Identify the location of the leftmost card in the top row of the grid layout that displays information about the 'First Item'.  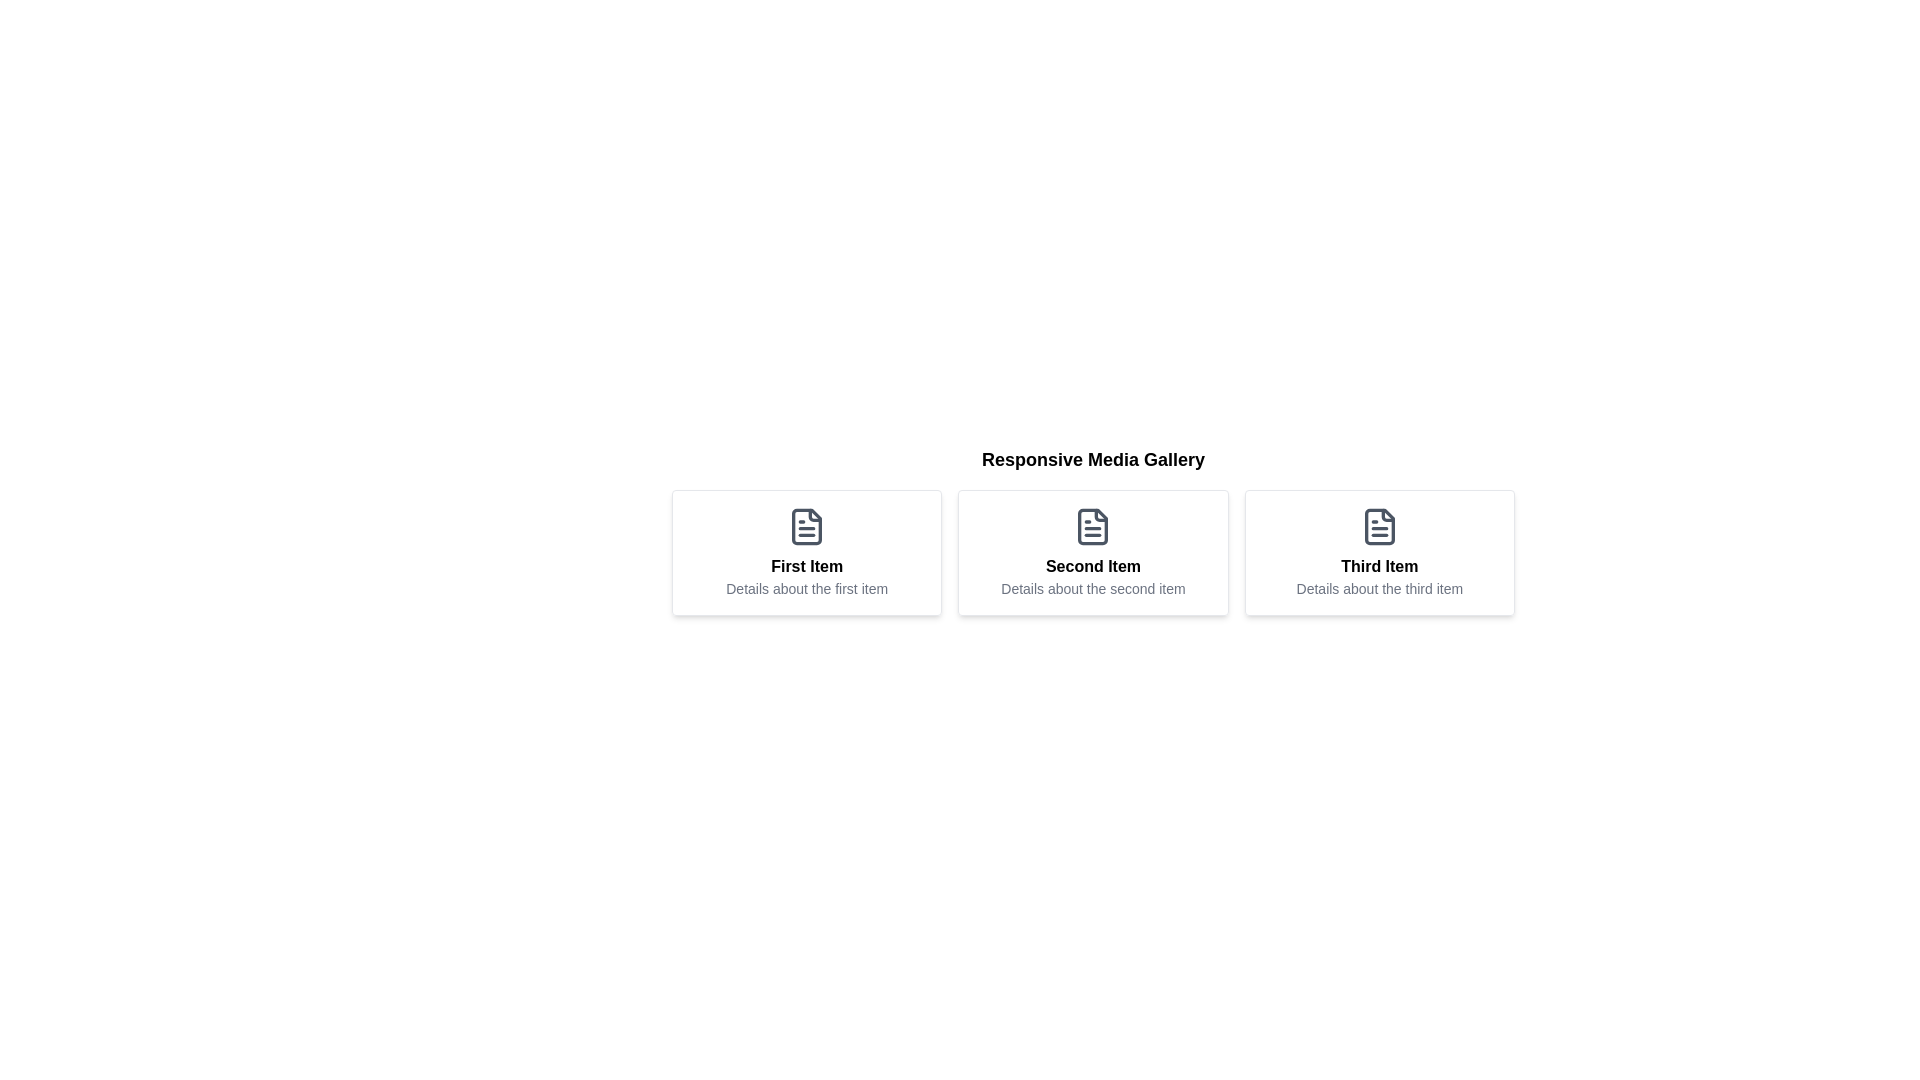
(807, 552).